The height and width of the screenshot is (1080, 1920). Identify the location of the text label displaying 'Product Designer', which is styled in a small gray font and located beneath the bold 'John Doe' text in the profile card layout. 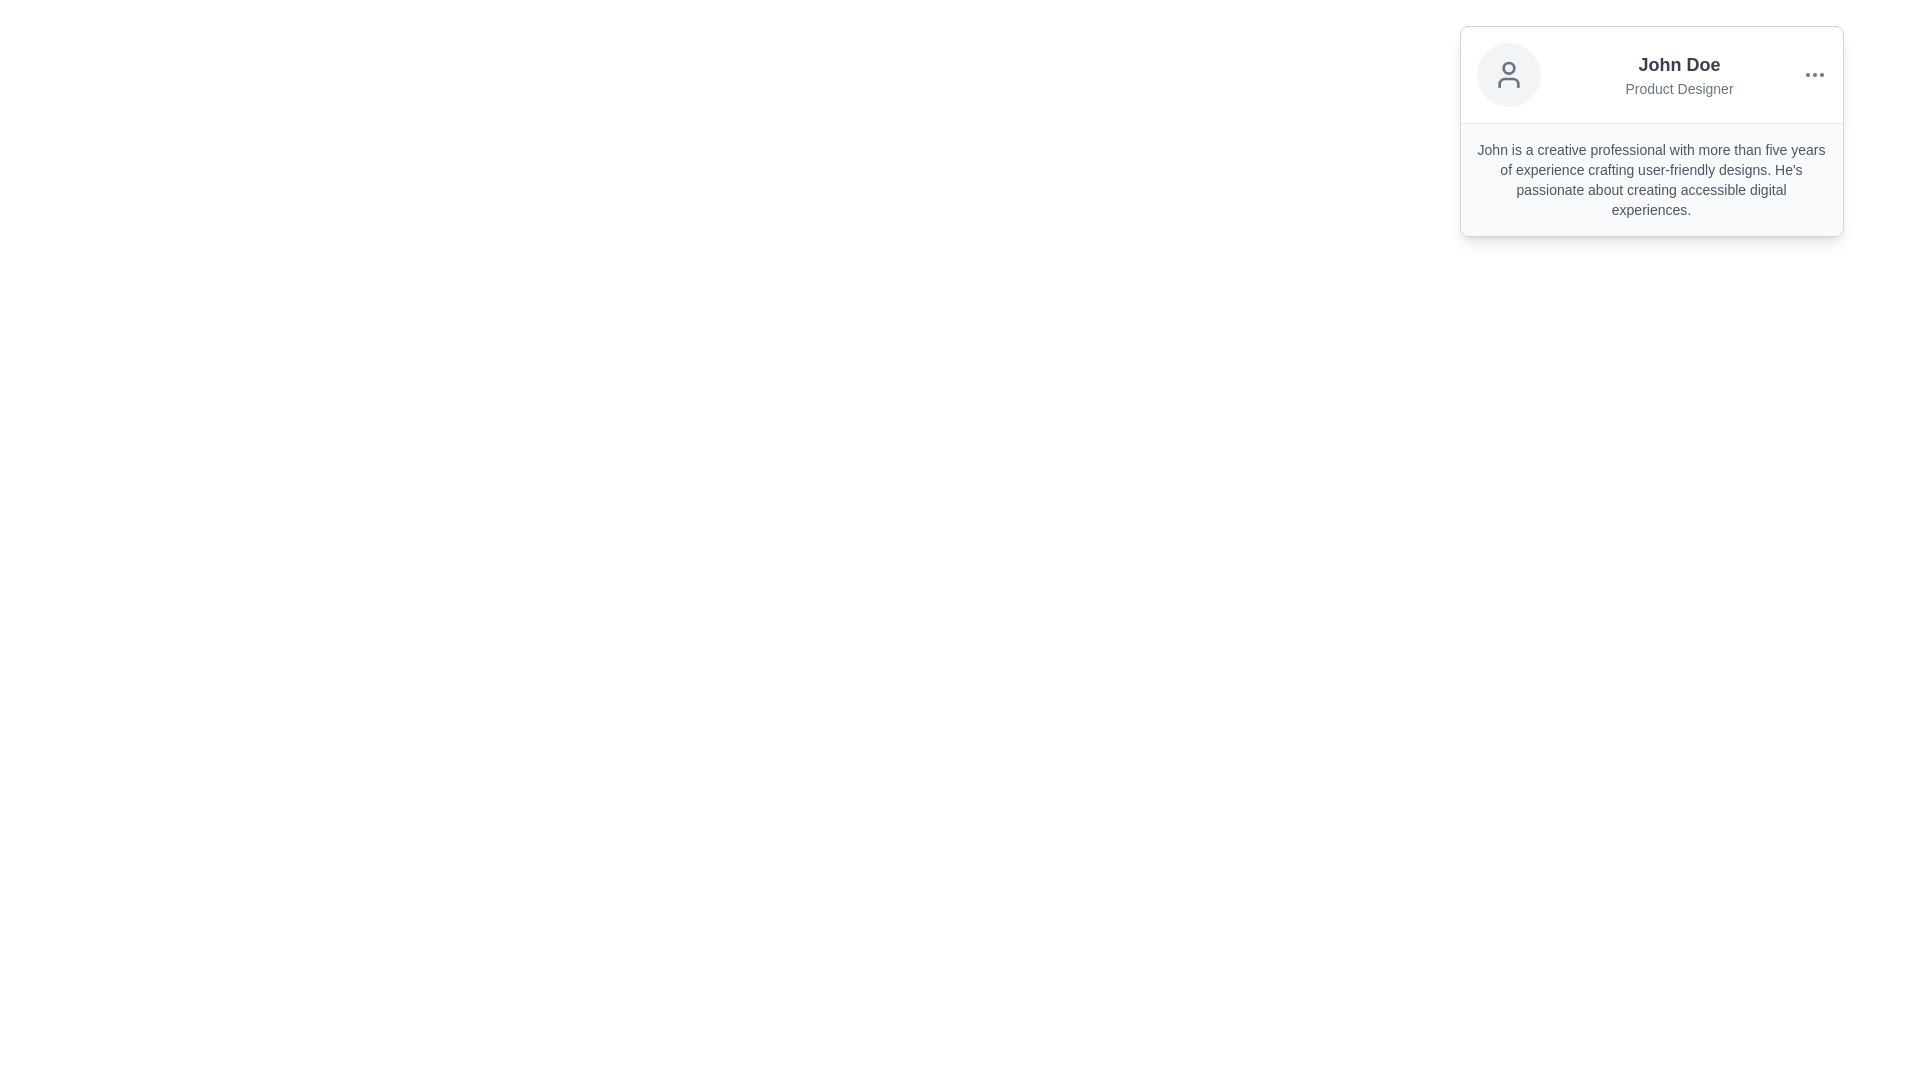
(1679, 87).